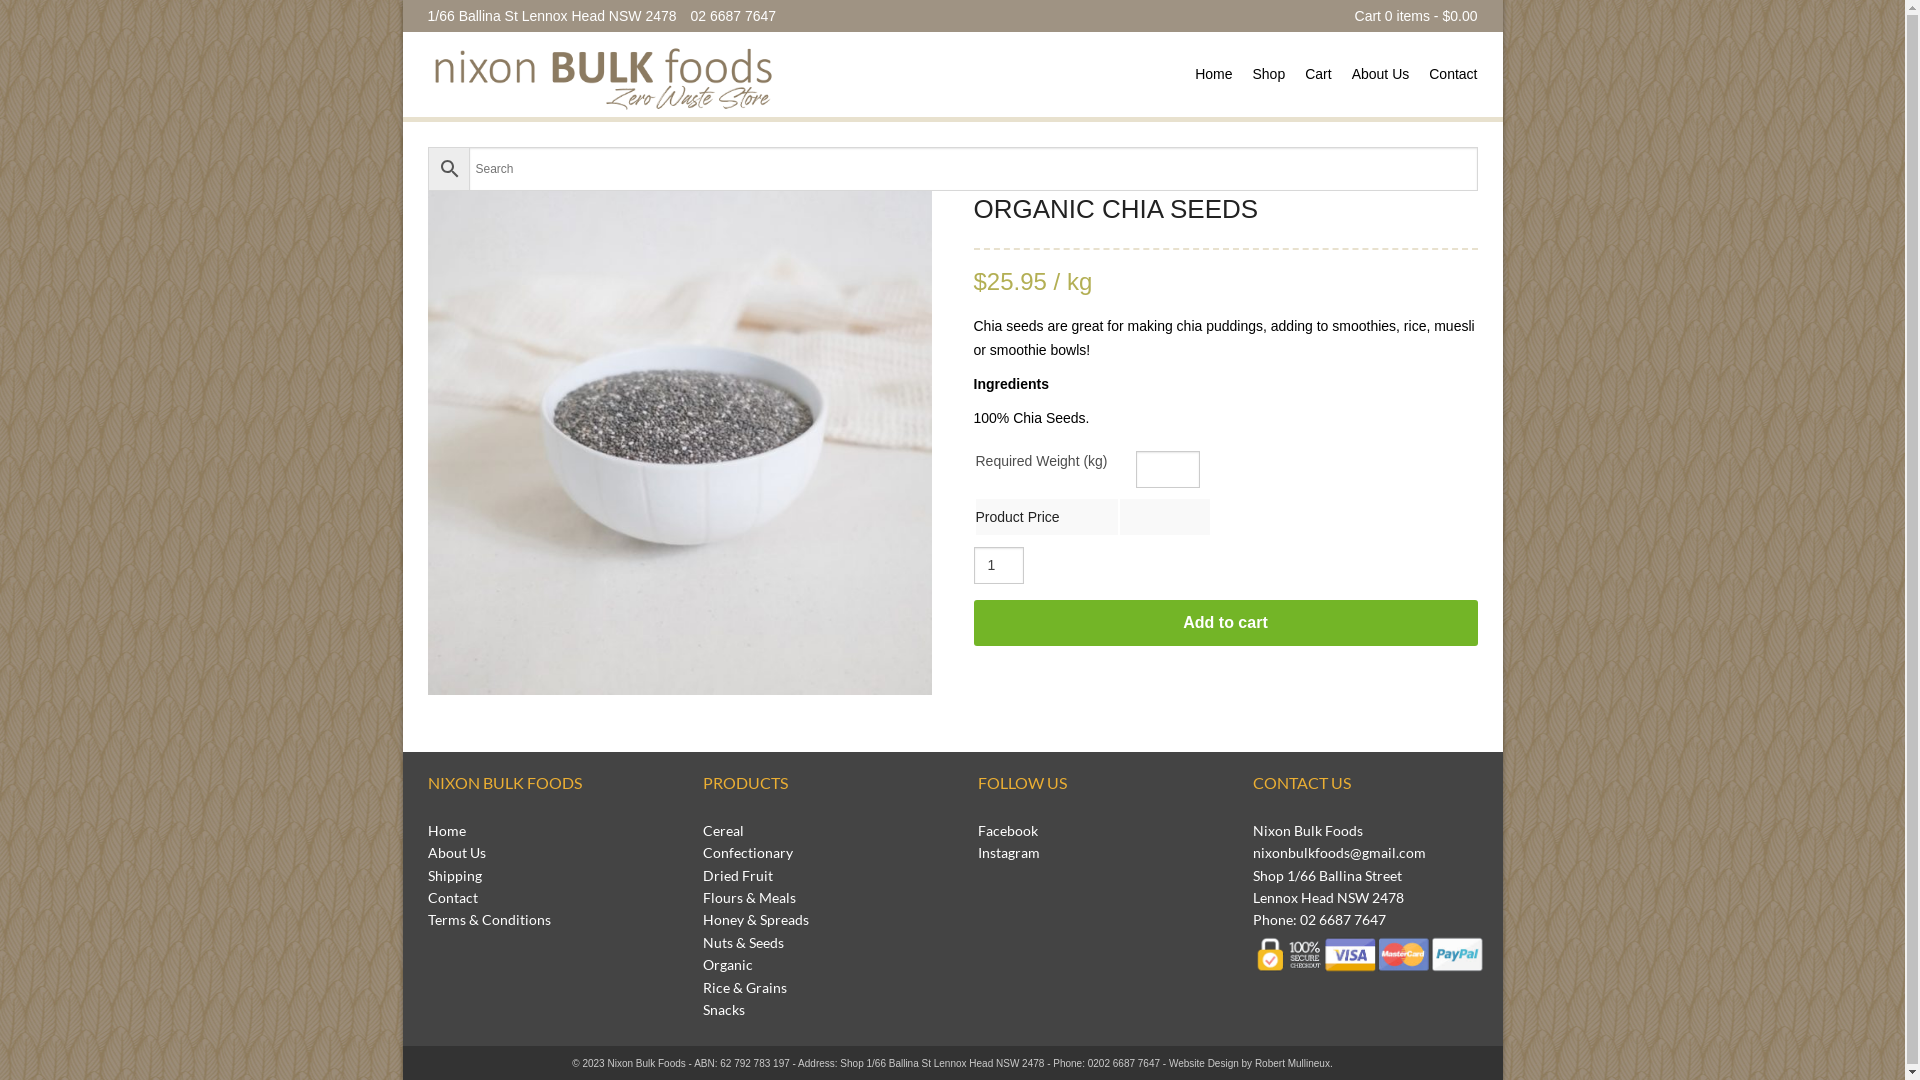  Describe the element at coordinates (725, 963) in the screenshot. I see `'Organic'` at that location.